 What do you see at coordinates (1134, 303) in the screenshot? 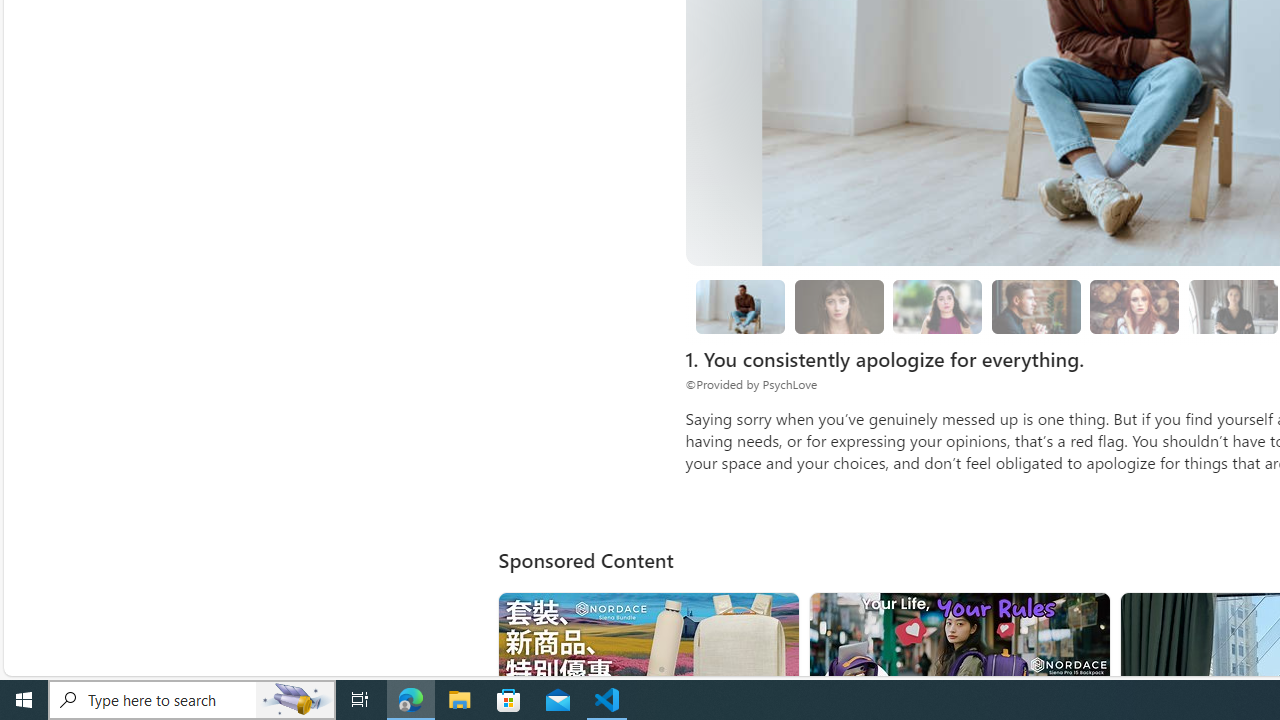
I see `'Class: progress'` at bounding box center [1134, 303].